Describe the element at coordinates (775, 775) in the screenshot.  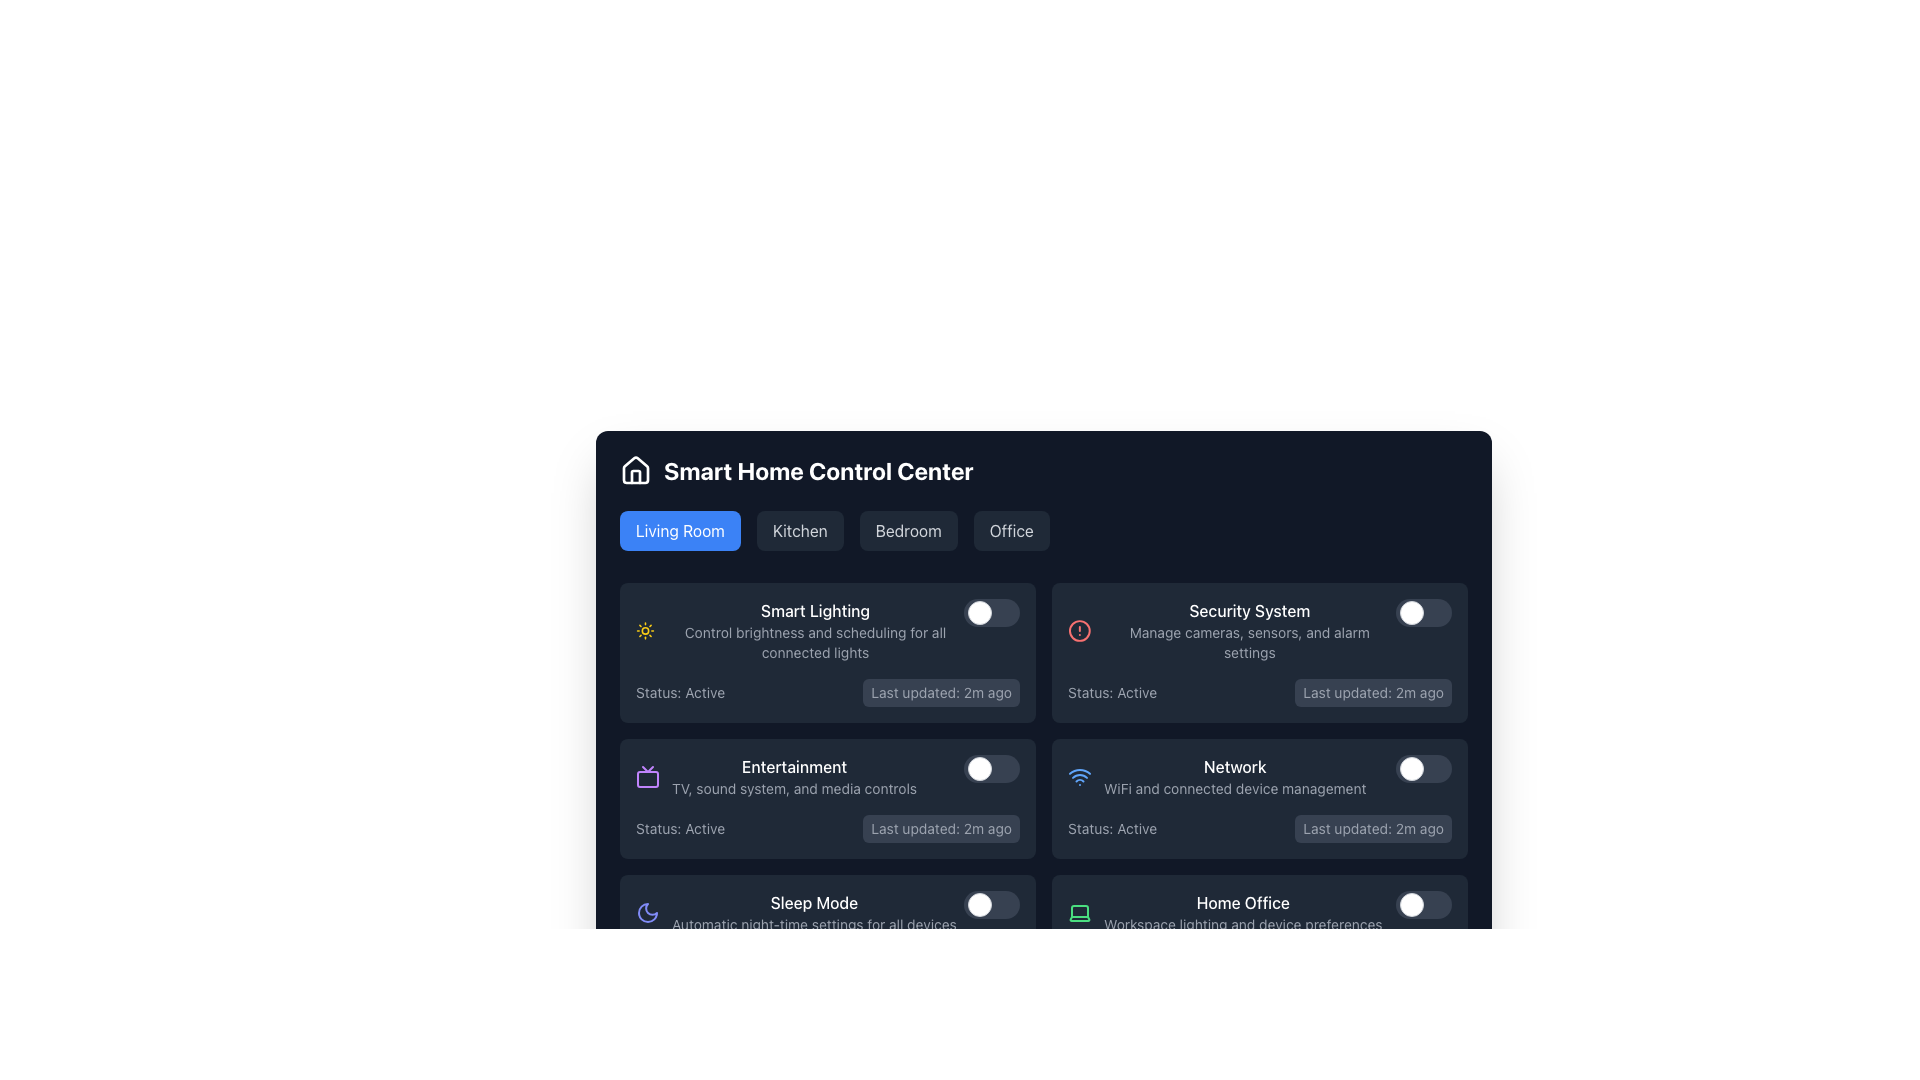
I see `the informational block titled 'Entertainment' with a TV icon on the left, which includes a description about media controls` at that location.